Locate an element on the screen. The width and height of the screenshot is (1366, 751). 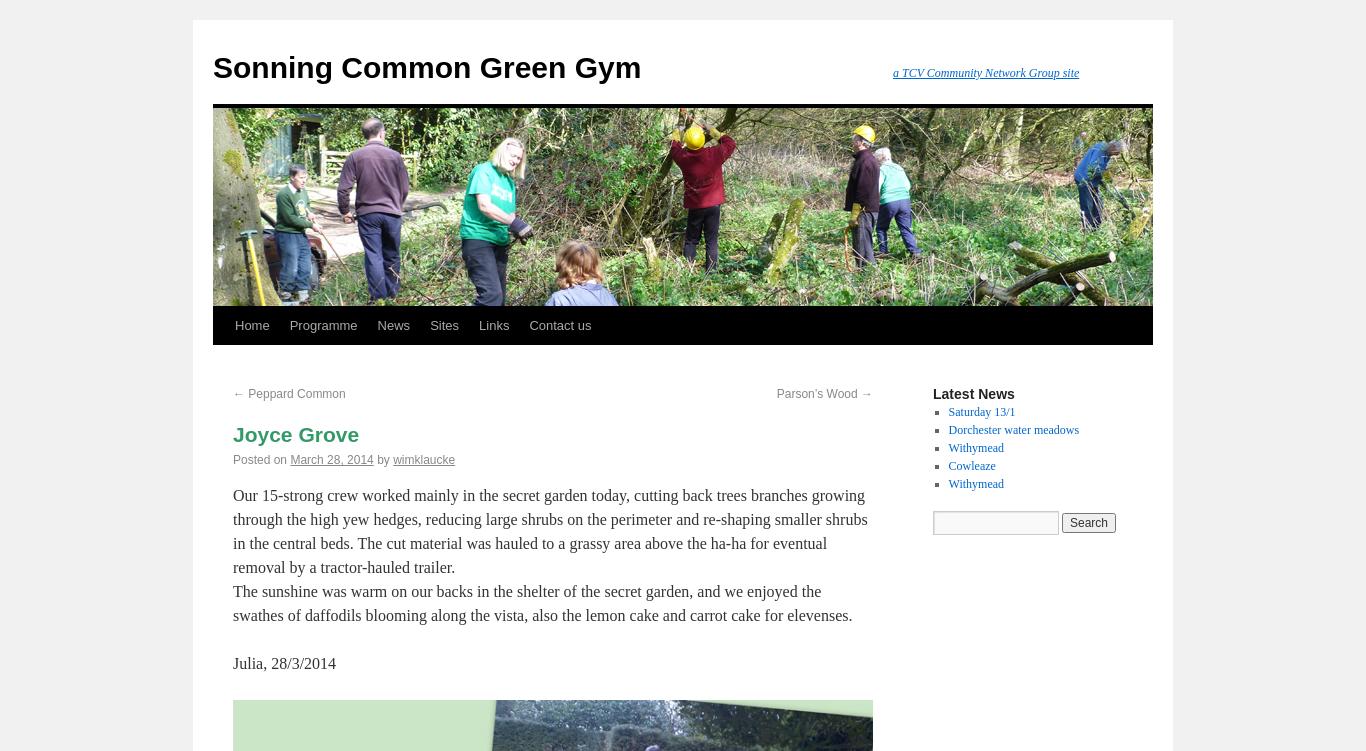
'Parson’s Wood' is located at coordinates (817, 392).